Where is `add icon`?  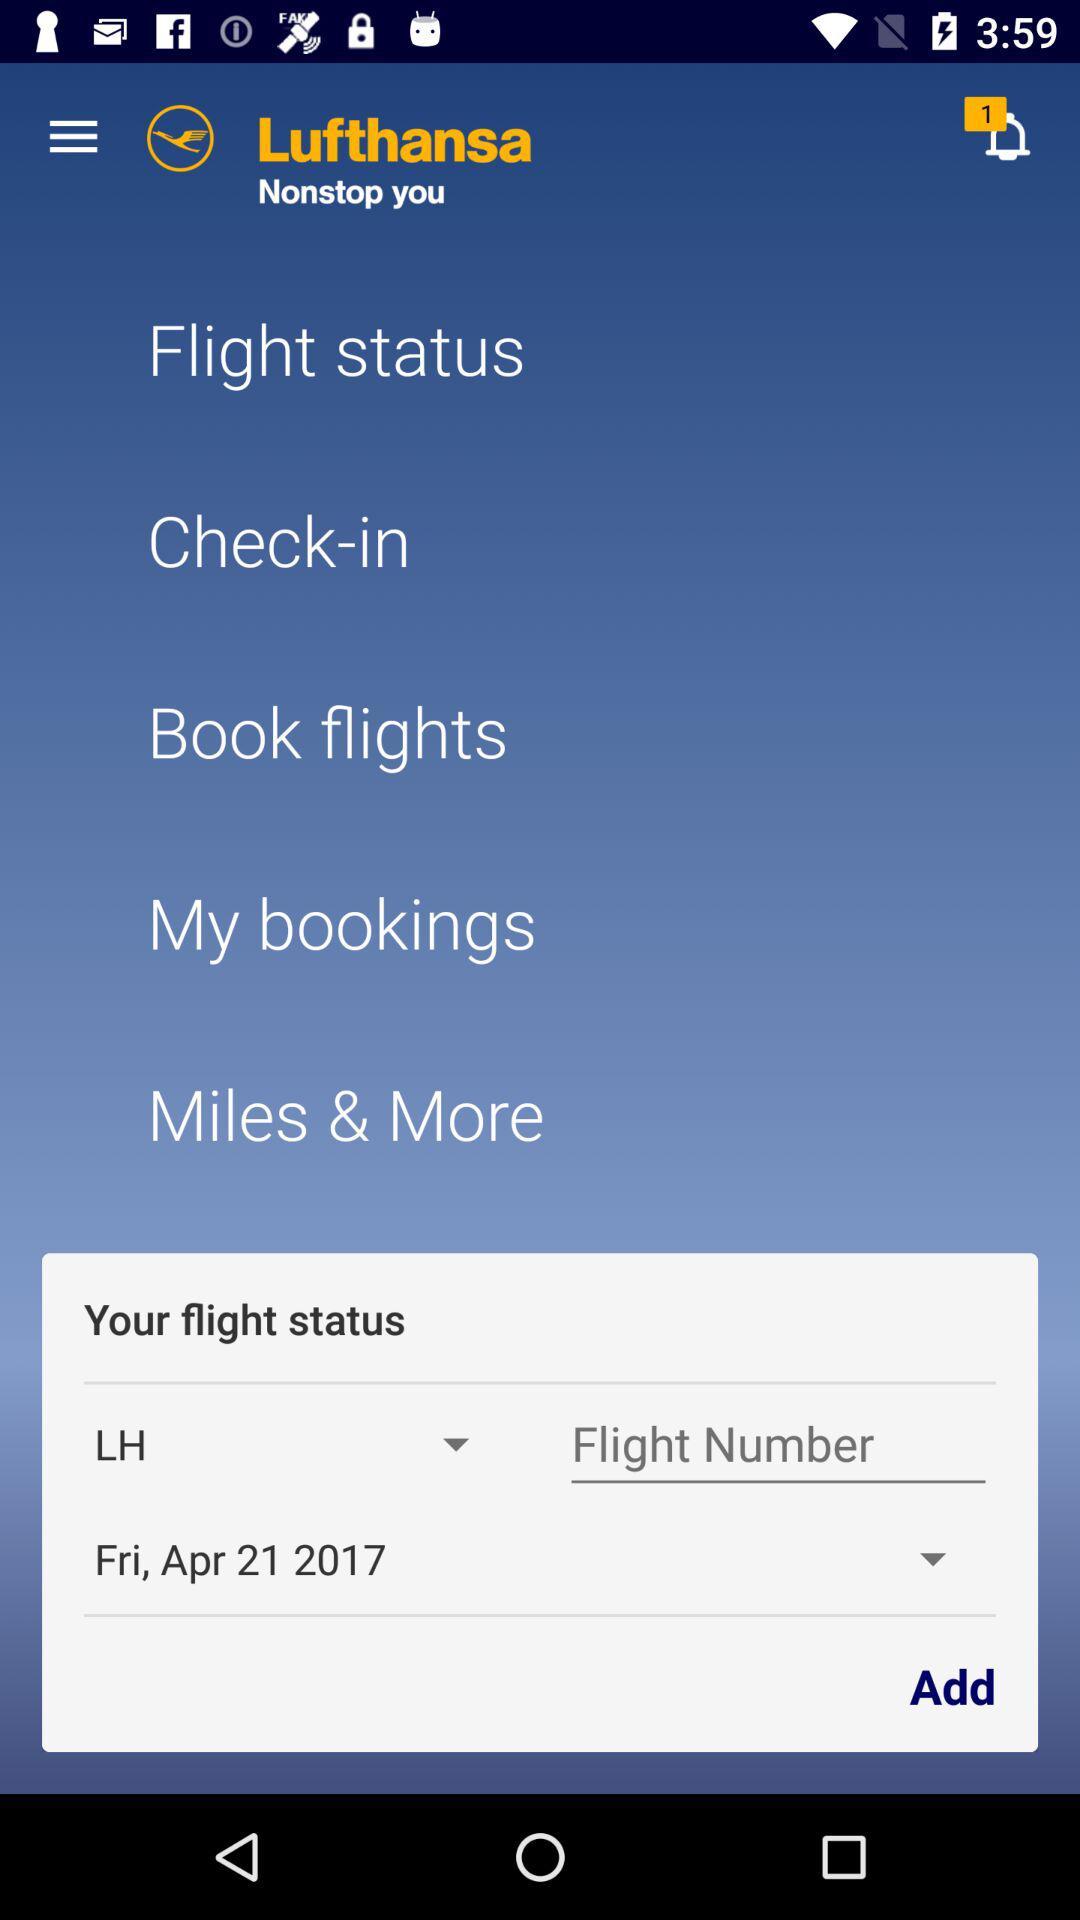
add icon is located at coordinates (951, 1683).